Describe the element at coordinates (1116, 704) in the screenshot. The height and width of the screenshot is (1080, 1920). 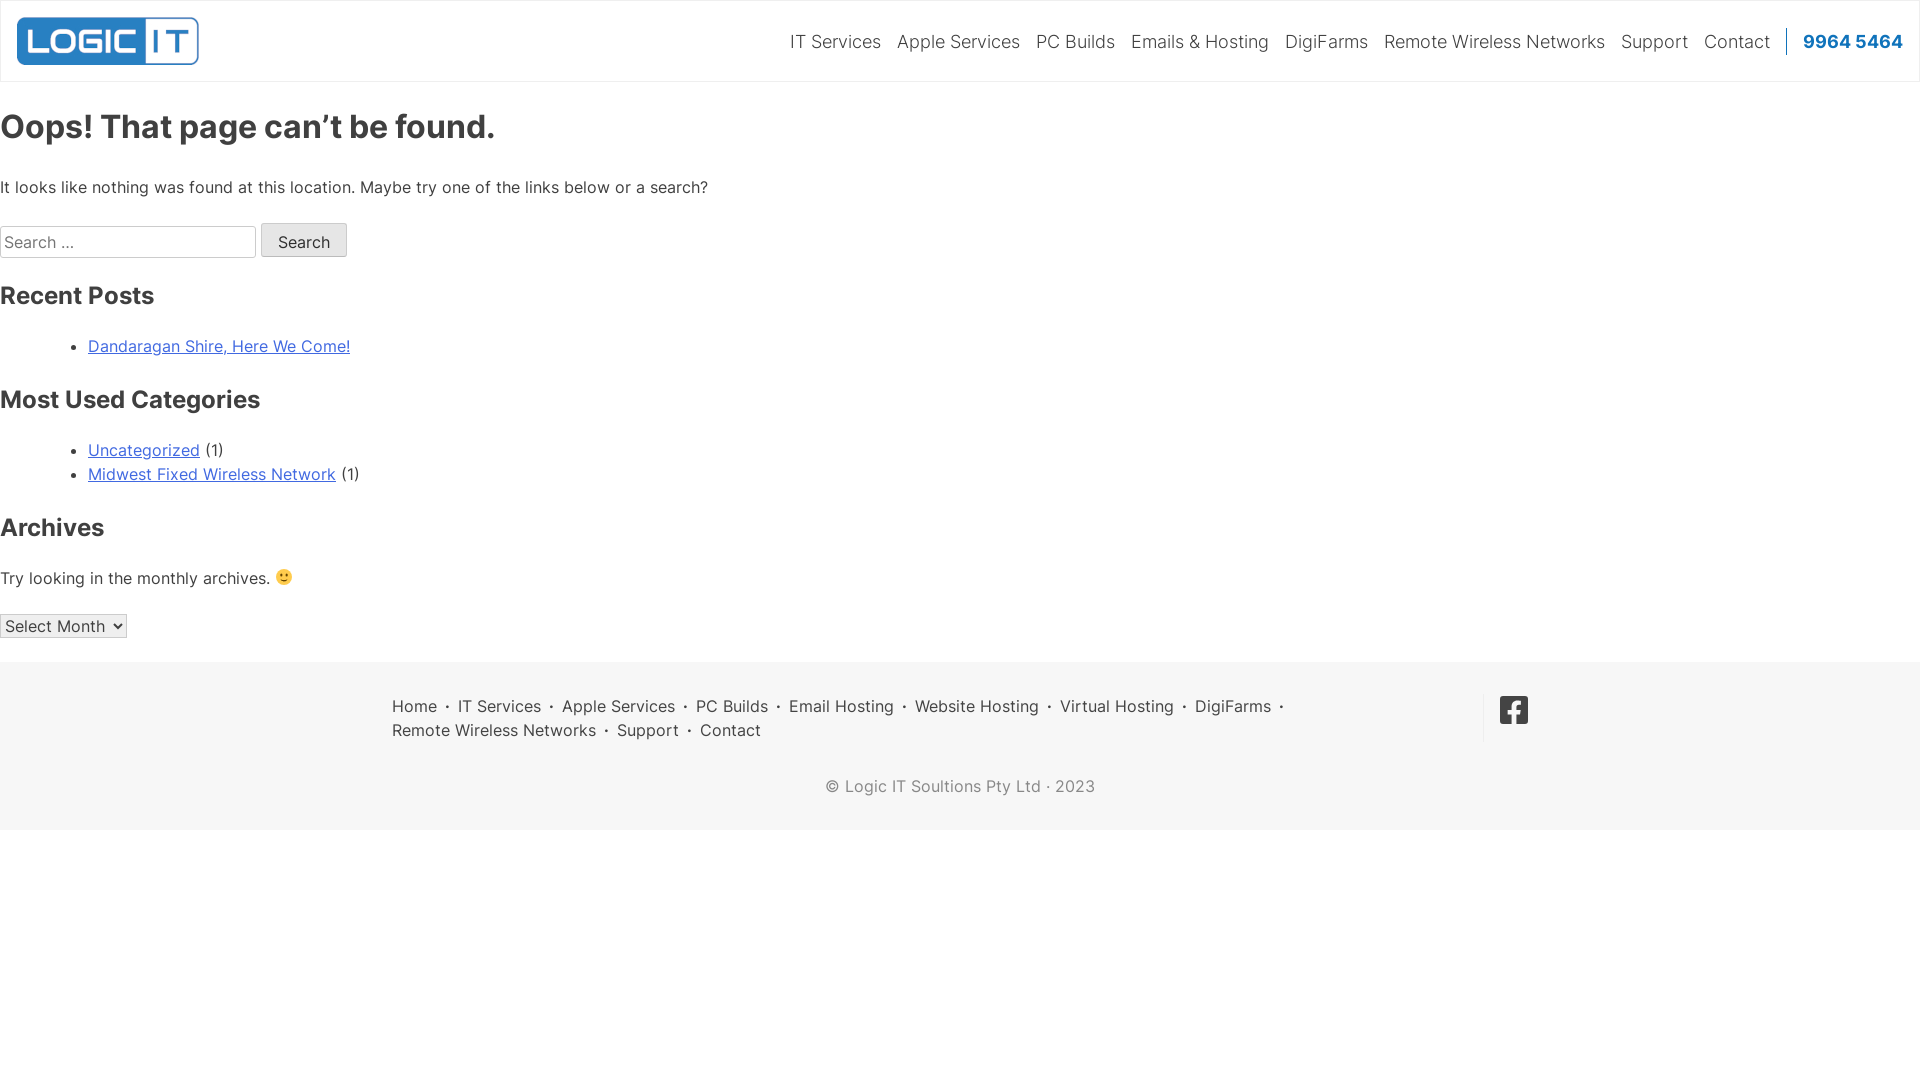
I see `'Virtual Hosting'` at that location.